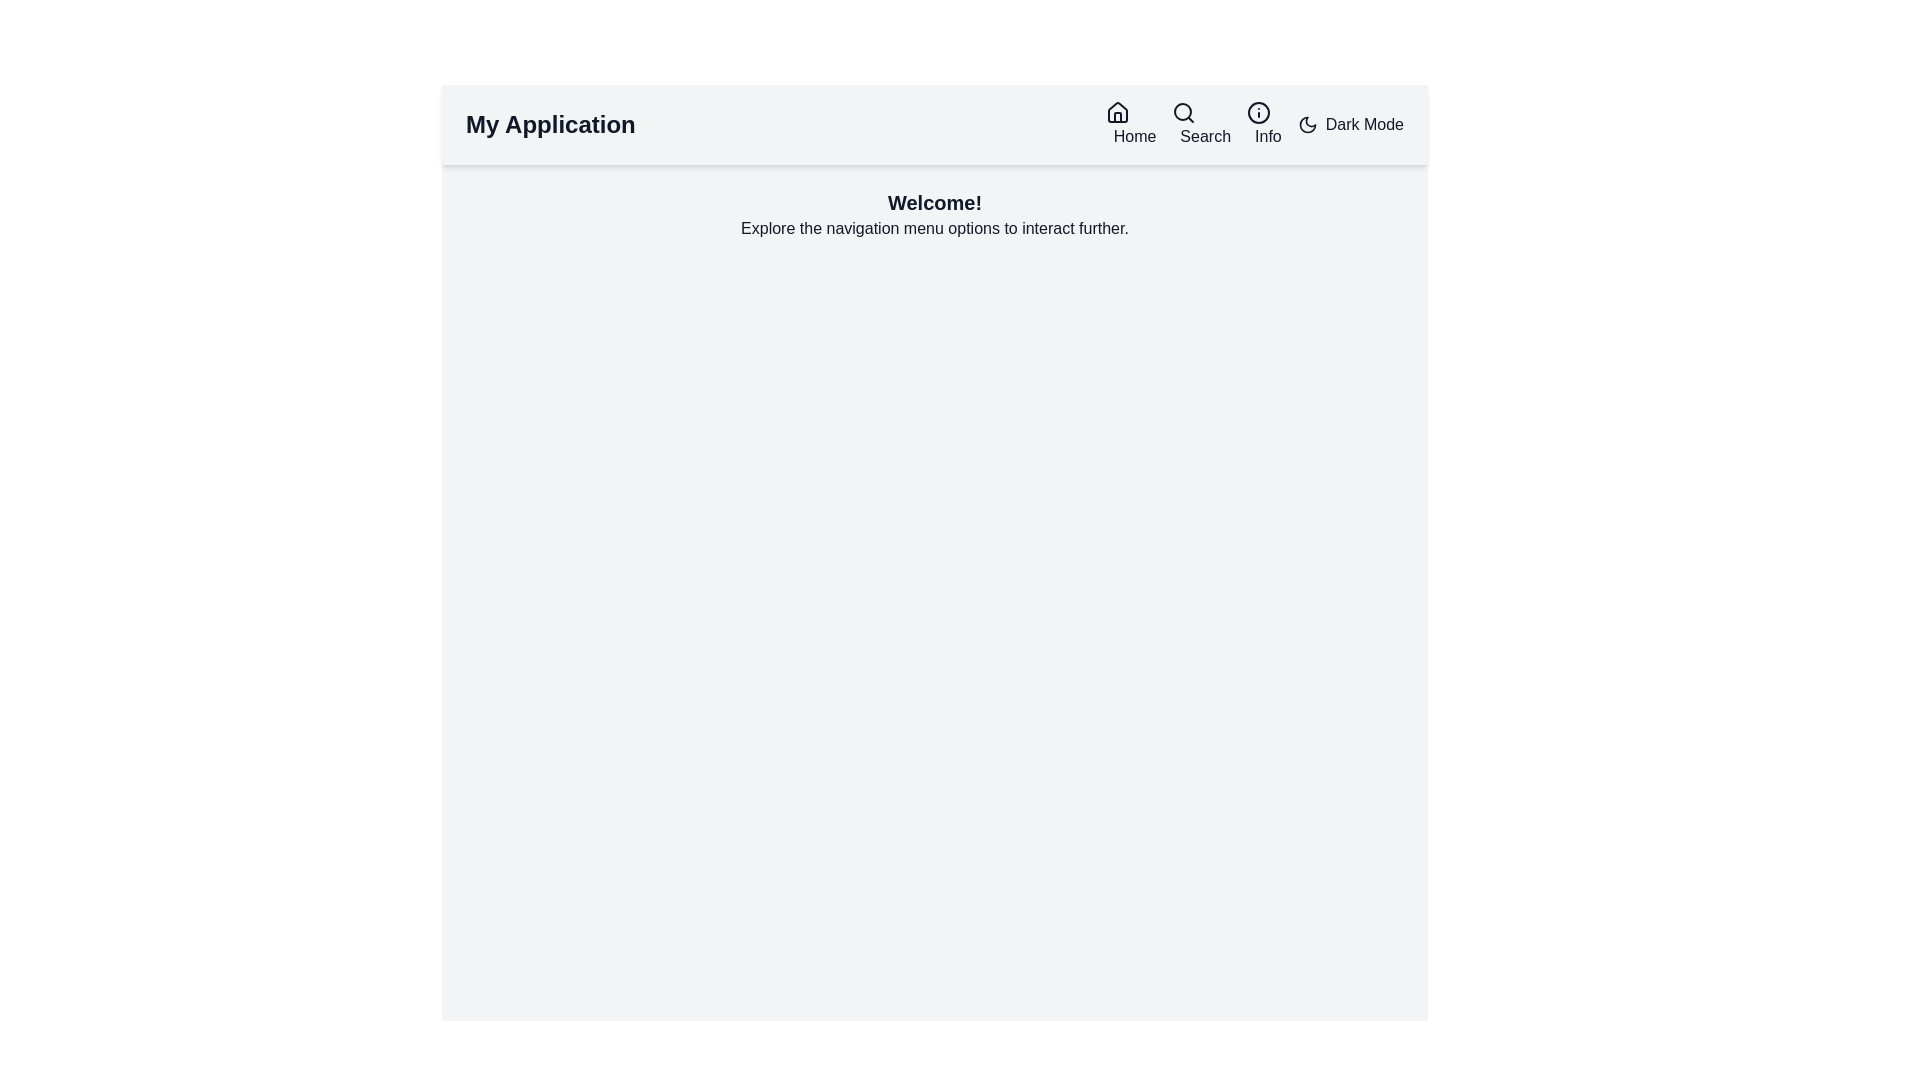  I want to click on the 'Search' text label located in the top-right section of the navigation menu, so click(1204, 135).